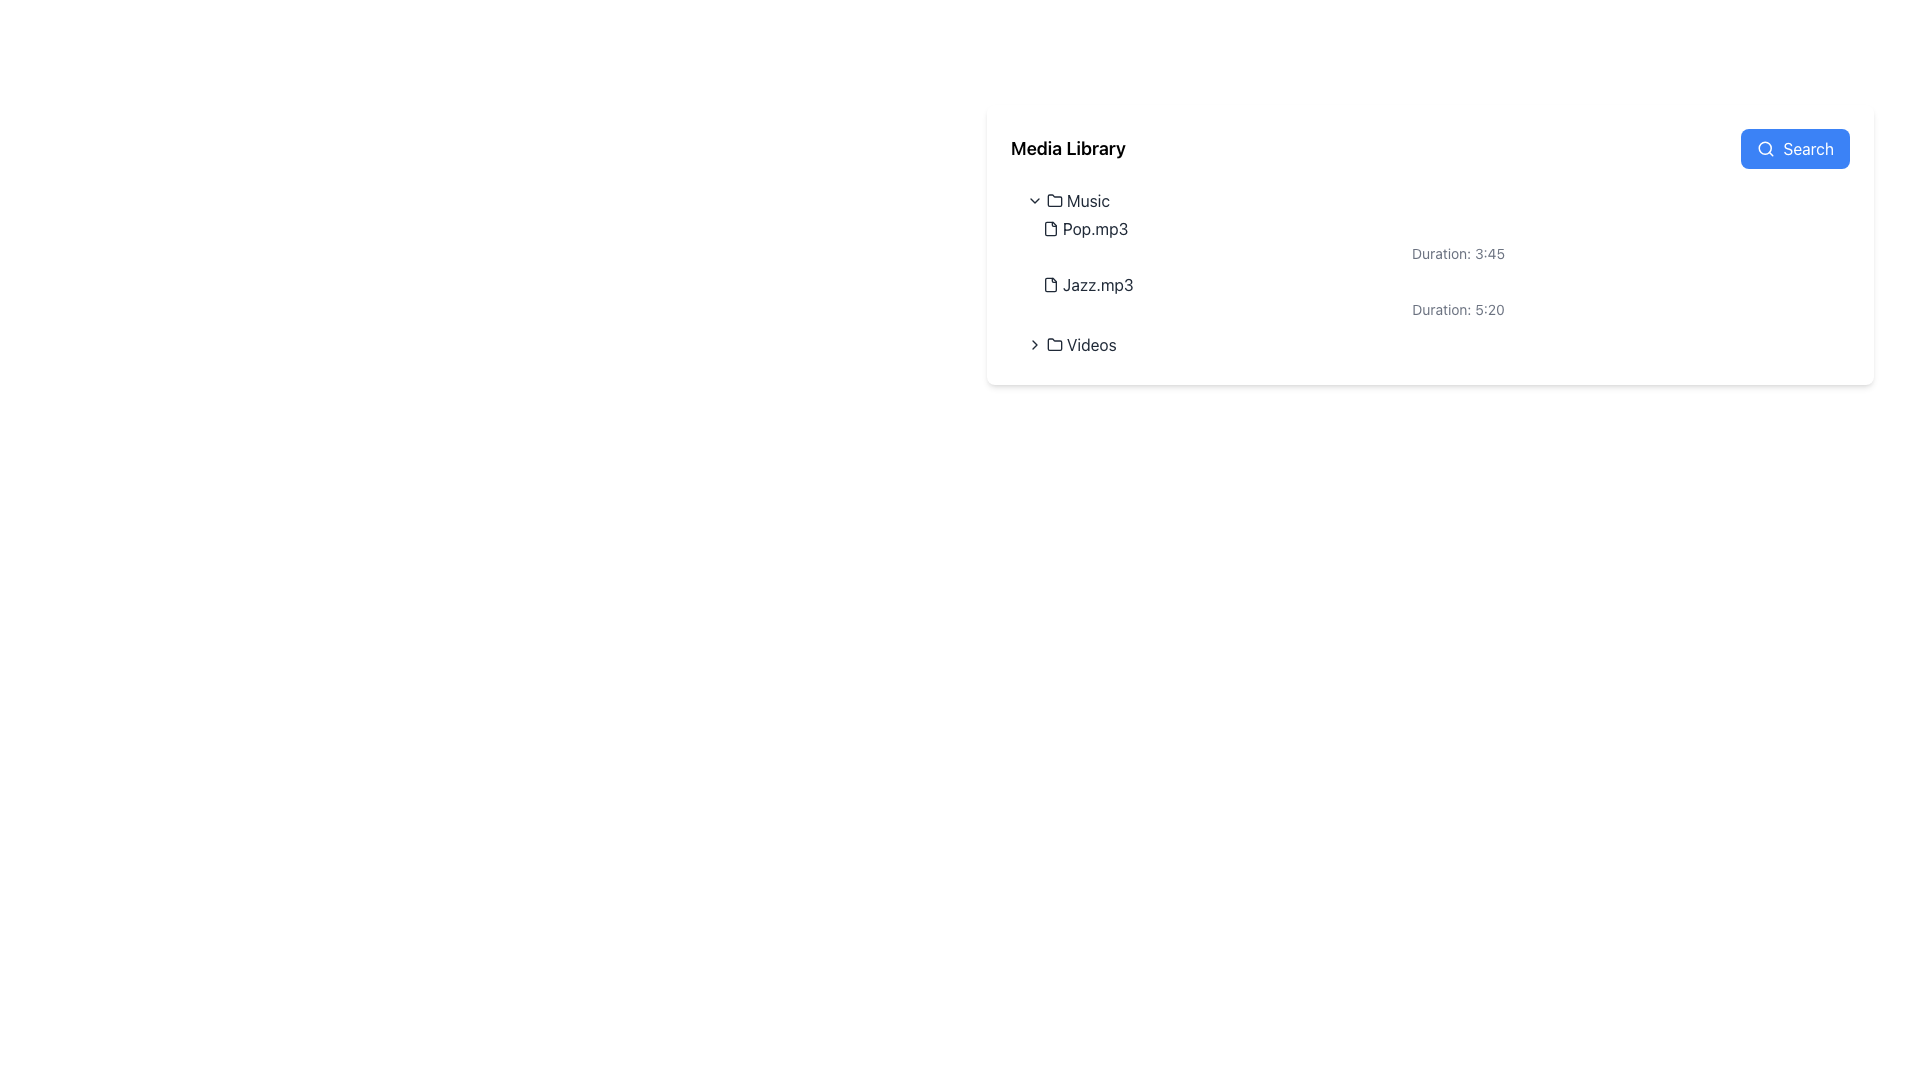 The height and width of the screenshot is (1080, 1920). What do you see at coordinates (1094, 227) in the screenshot?
I see `the text label representing the file 'Pop.mp3'` at bounding box center [1094, 227].